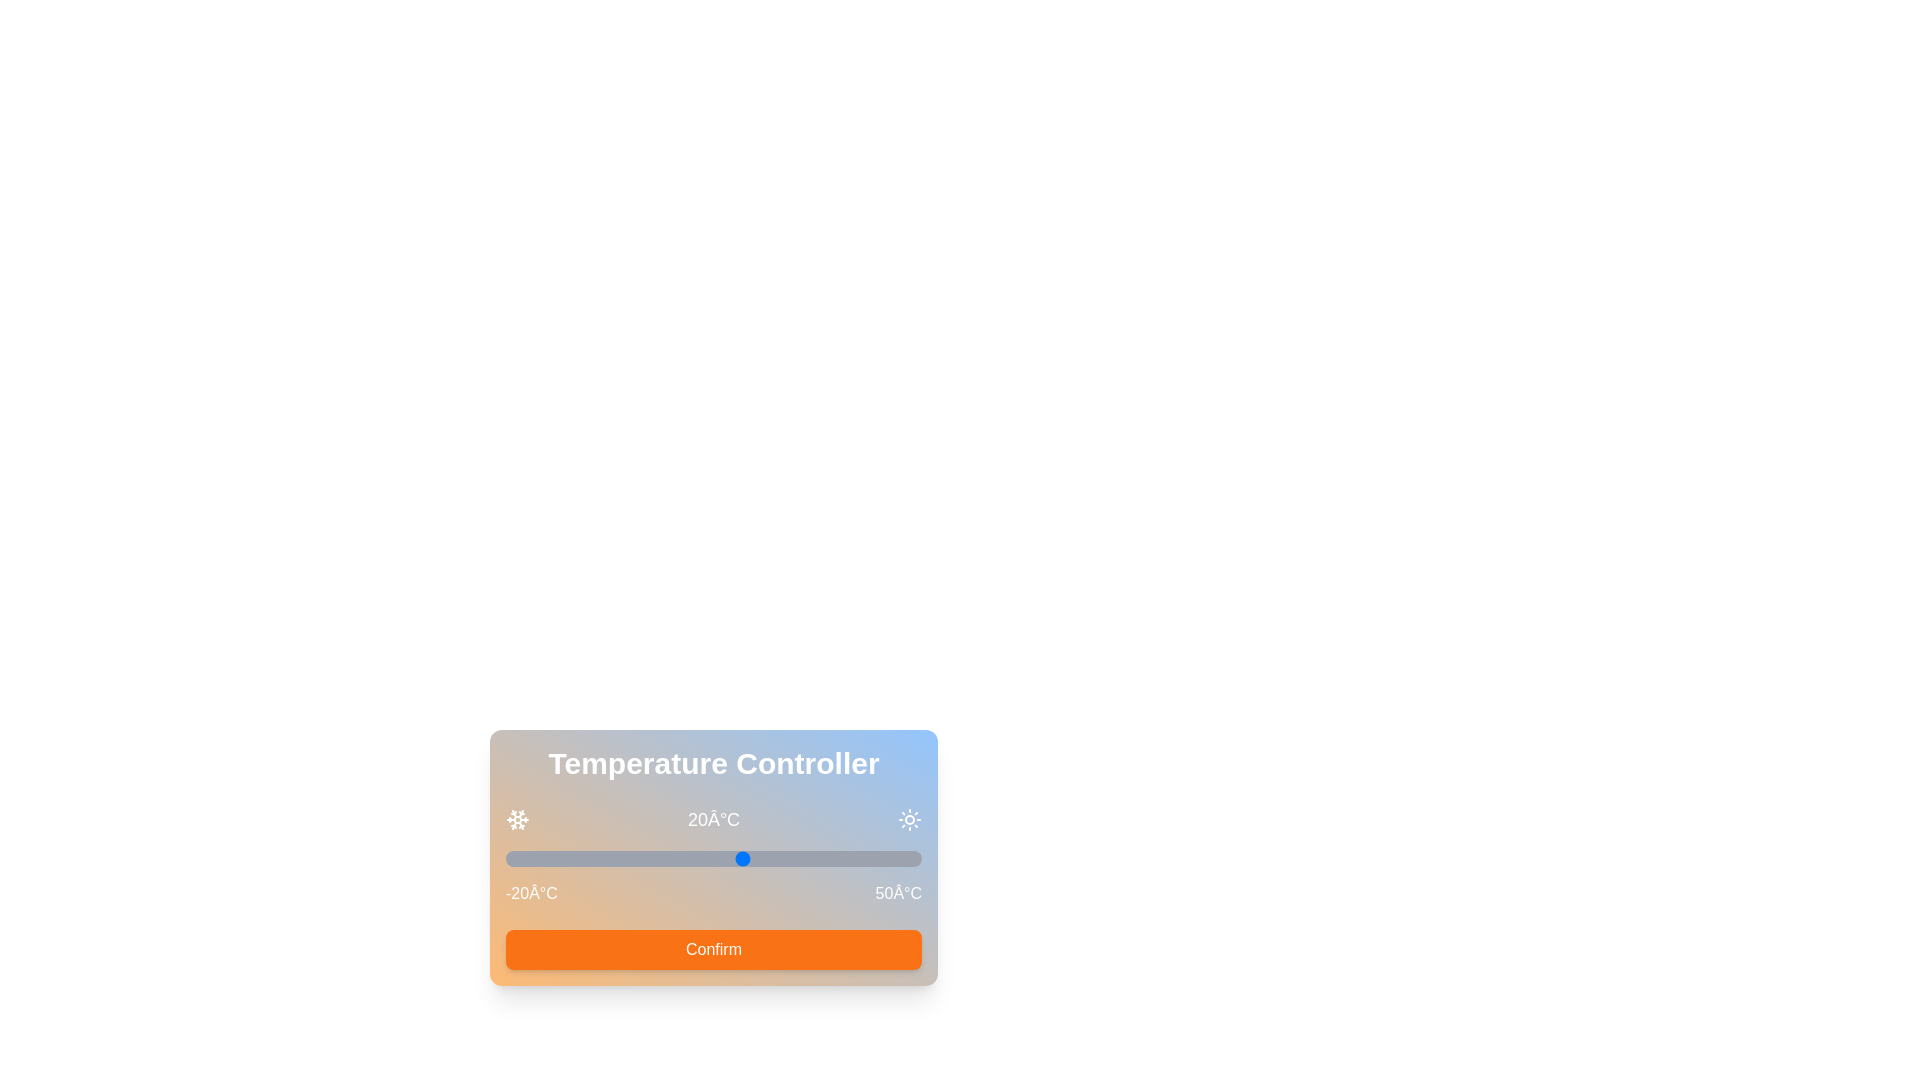  Describe the element at coordinates (714, 948) in the screenshot. I see `the Confirm button to finalize the selected temperature` at that location.